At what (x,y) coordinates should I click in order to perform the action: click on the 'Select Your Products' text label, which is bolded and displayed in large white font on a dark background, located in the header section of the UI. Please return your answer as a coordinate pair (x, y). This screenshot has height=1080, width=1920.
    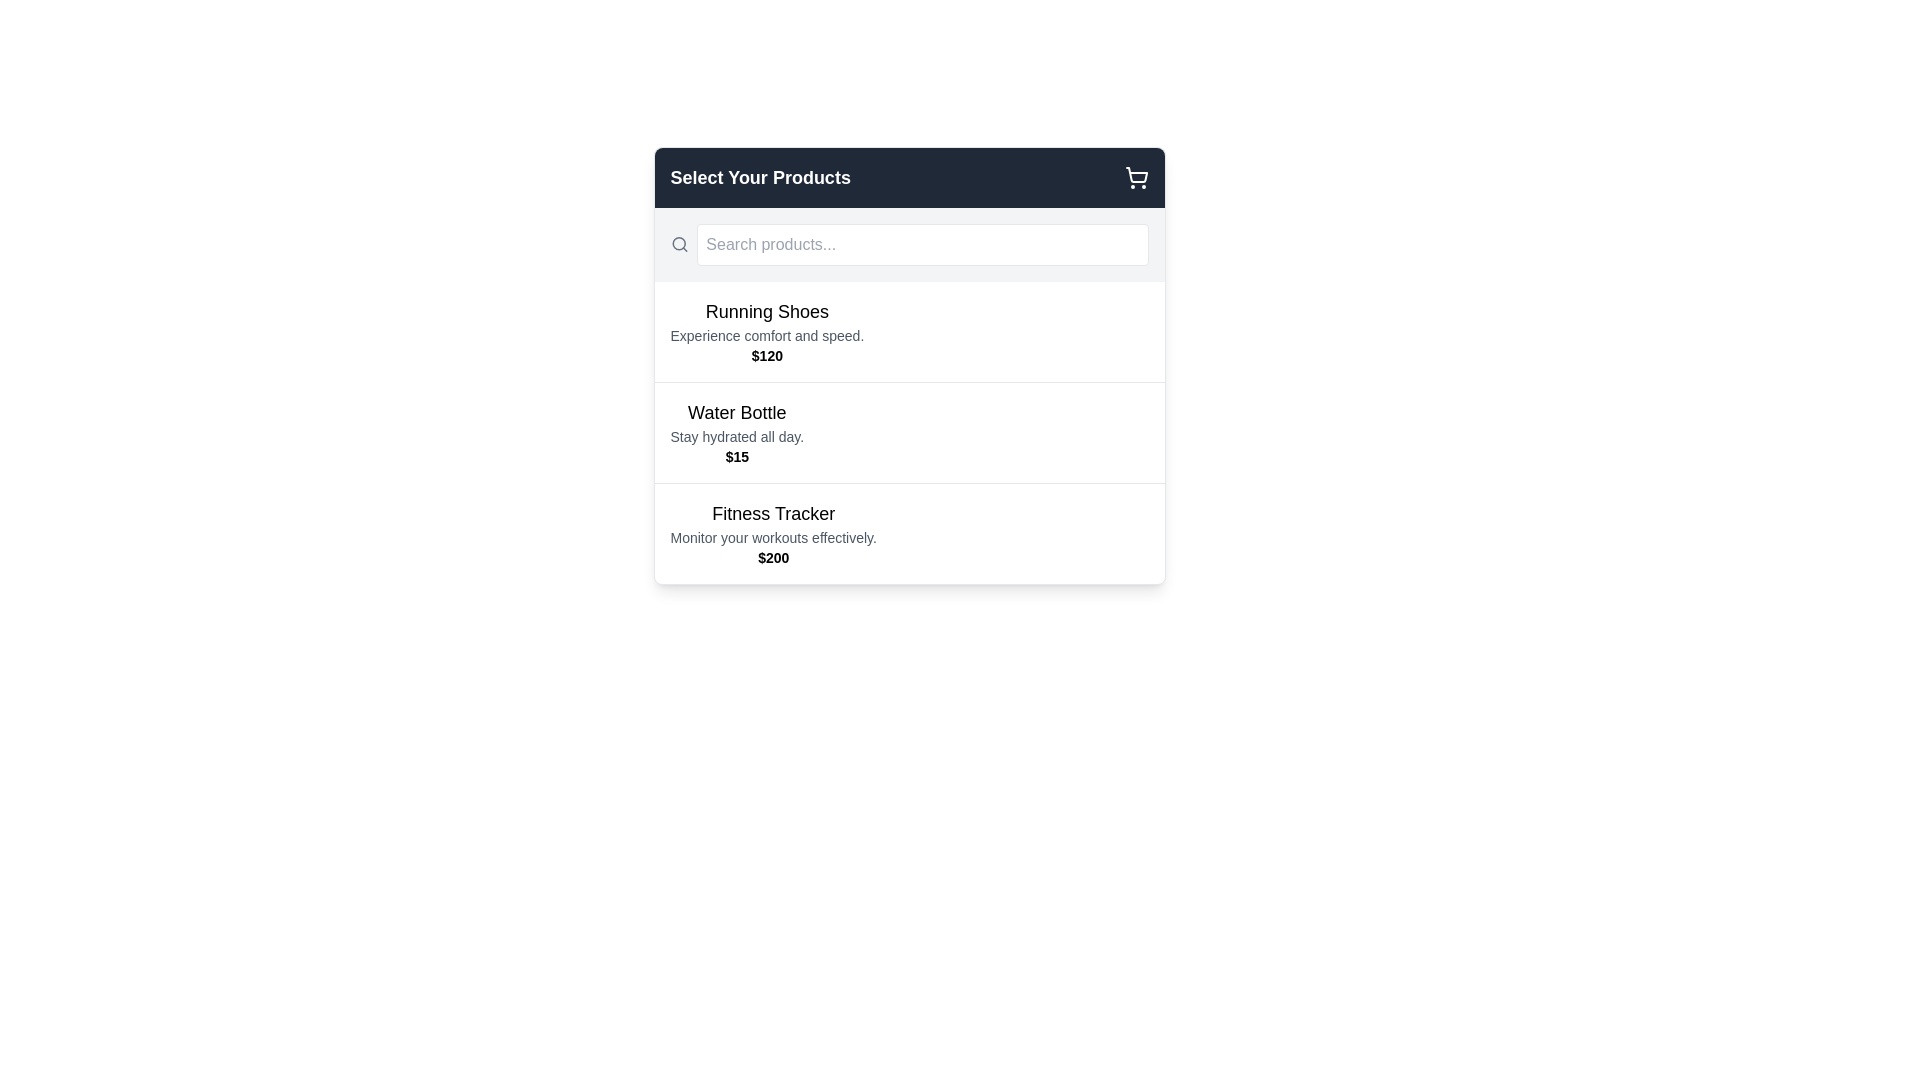
    Looking at the image, I should click on (759, 176).